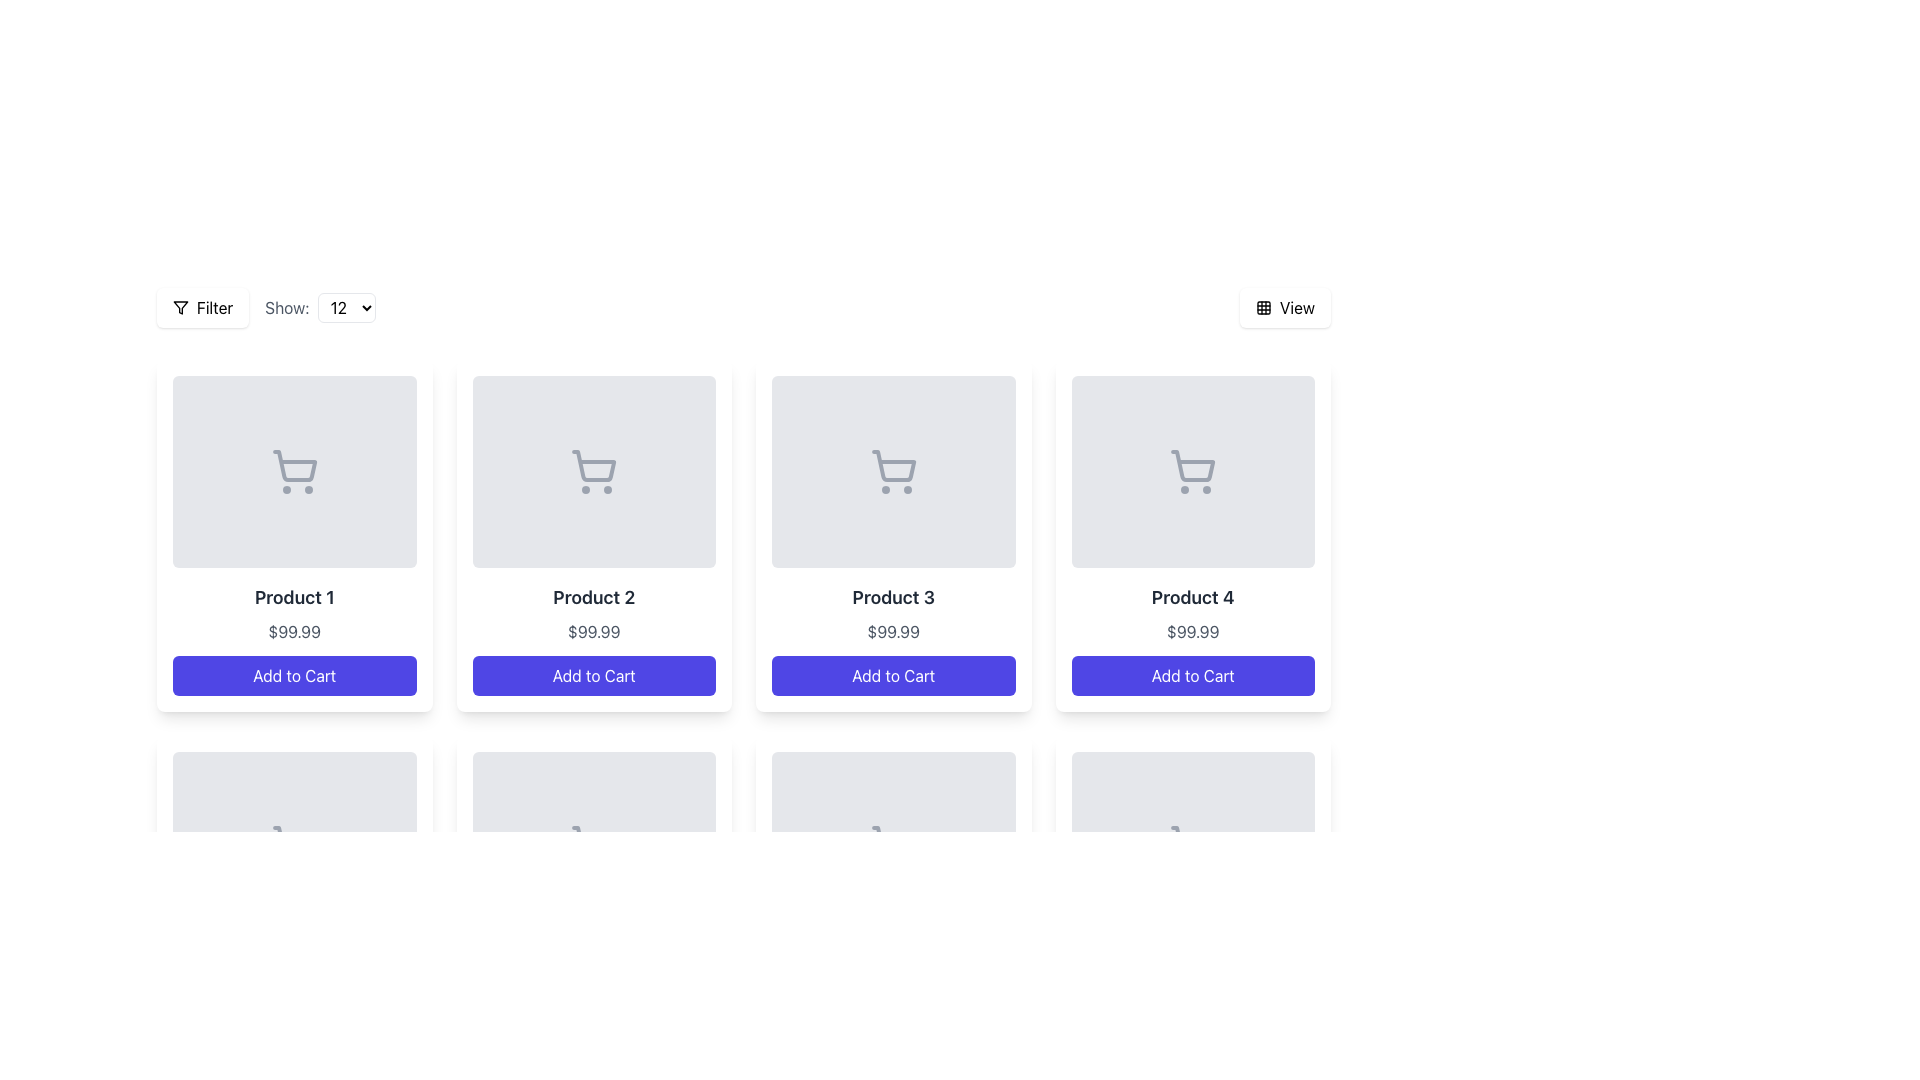 This screenshot has height=1080, width=1920. What do you see at coordinates (892, 466) in the screenshot?
I see `the minimalistic shopping cart icon located within the 'Product 3' card in the third position from the left in the top row of the product grid` at bounding box center [892, 466].